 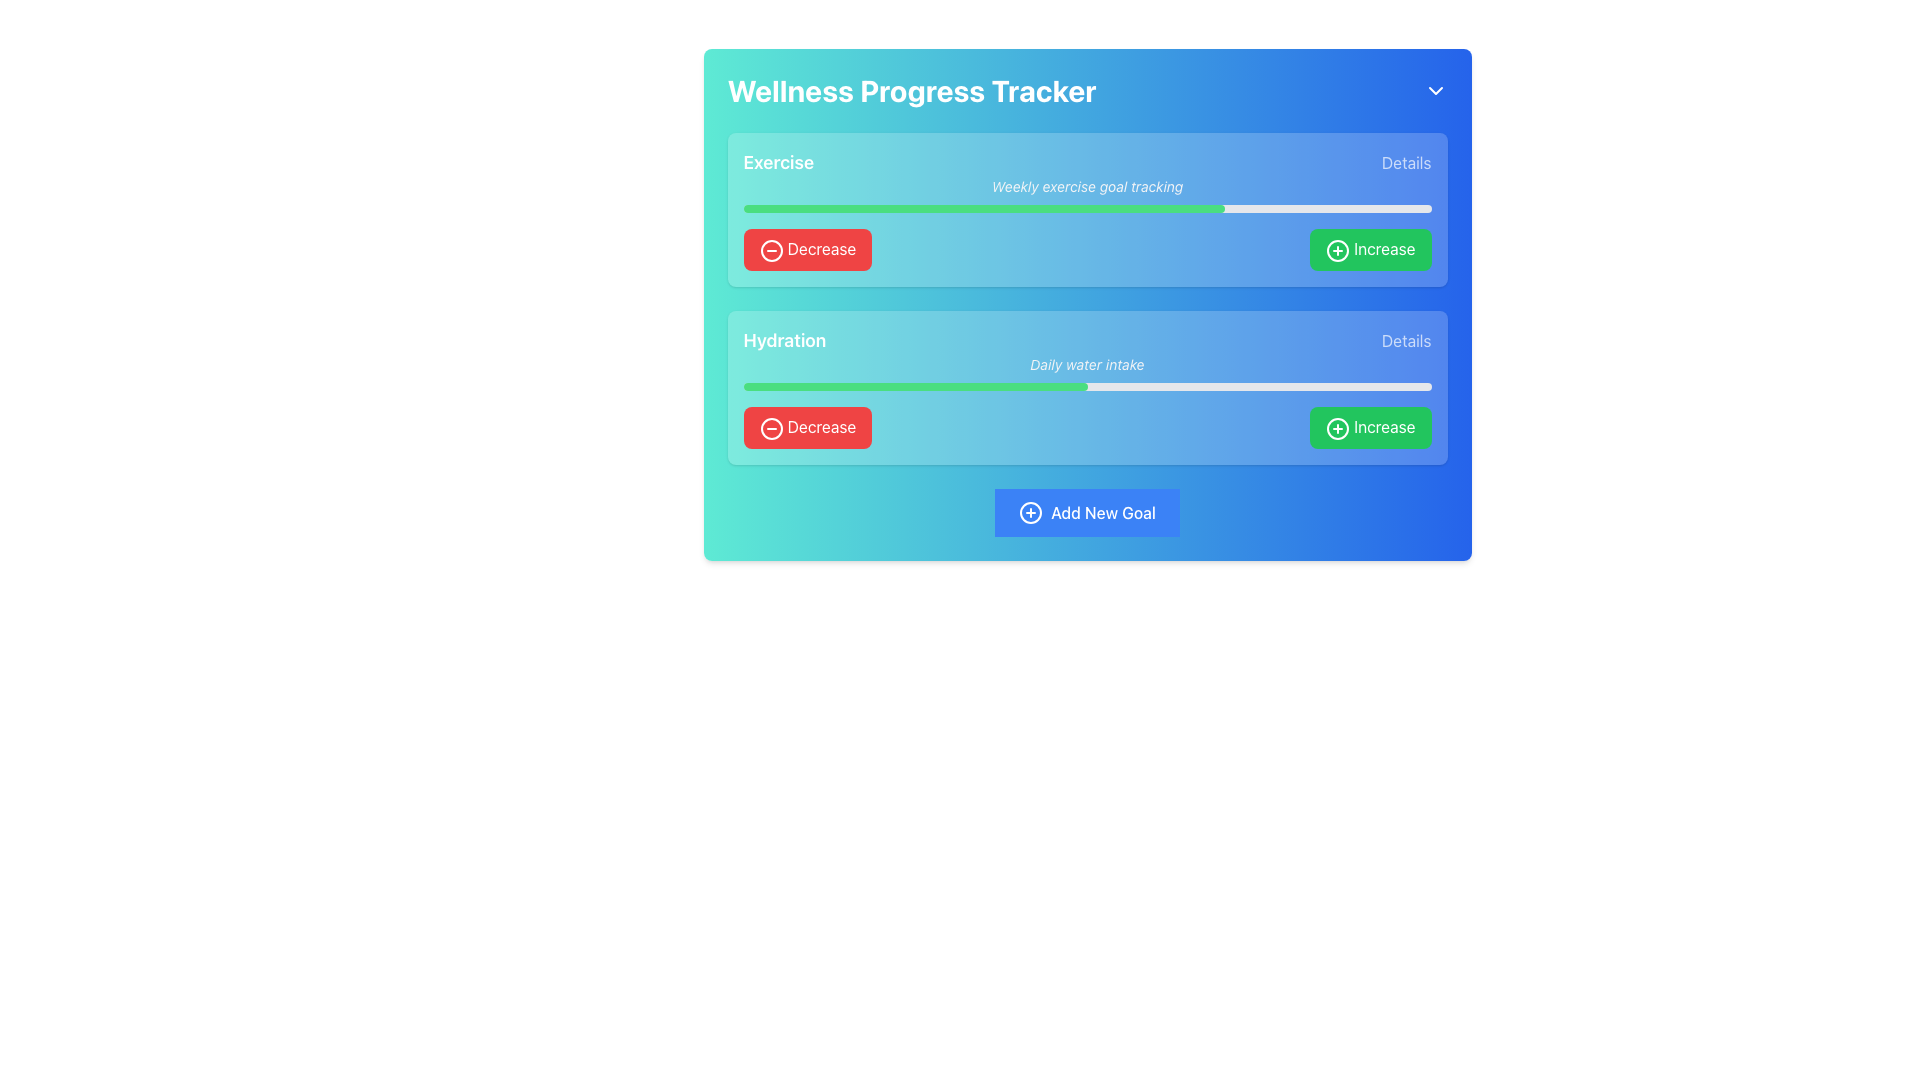 I want to click on the circular icon containing a plus symbol, which is, so click(x=1031, y=511).